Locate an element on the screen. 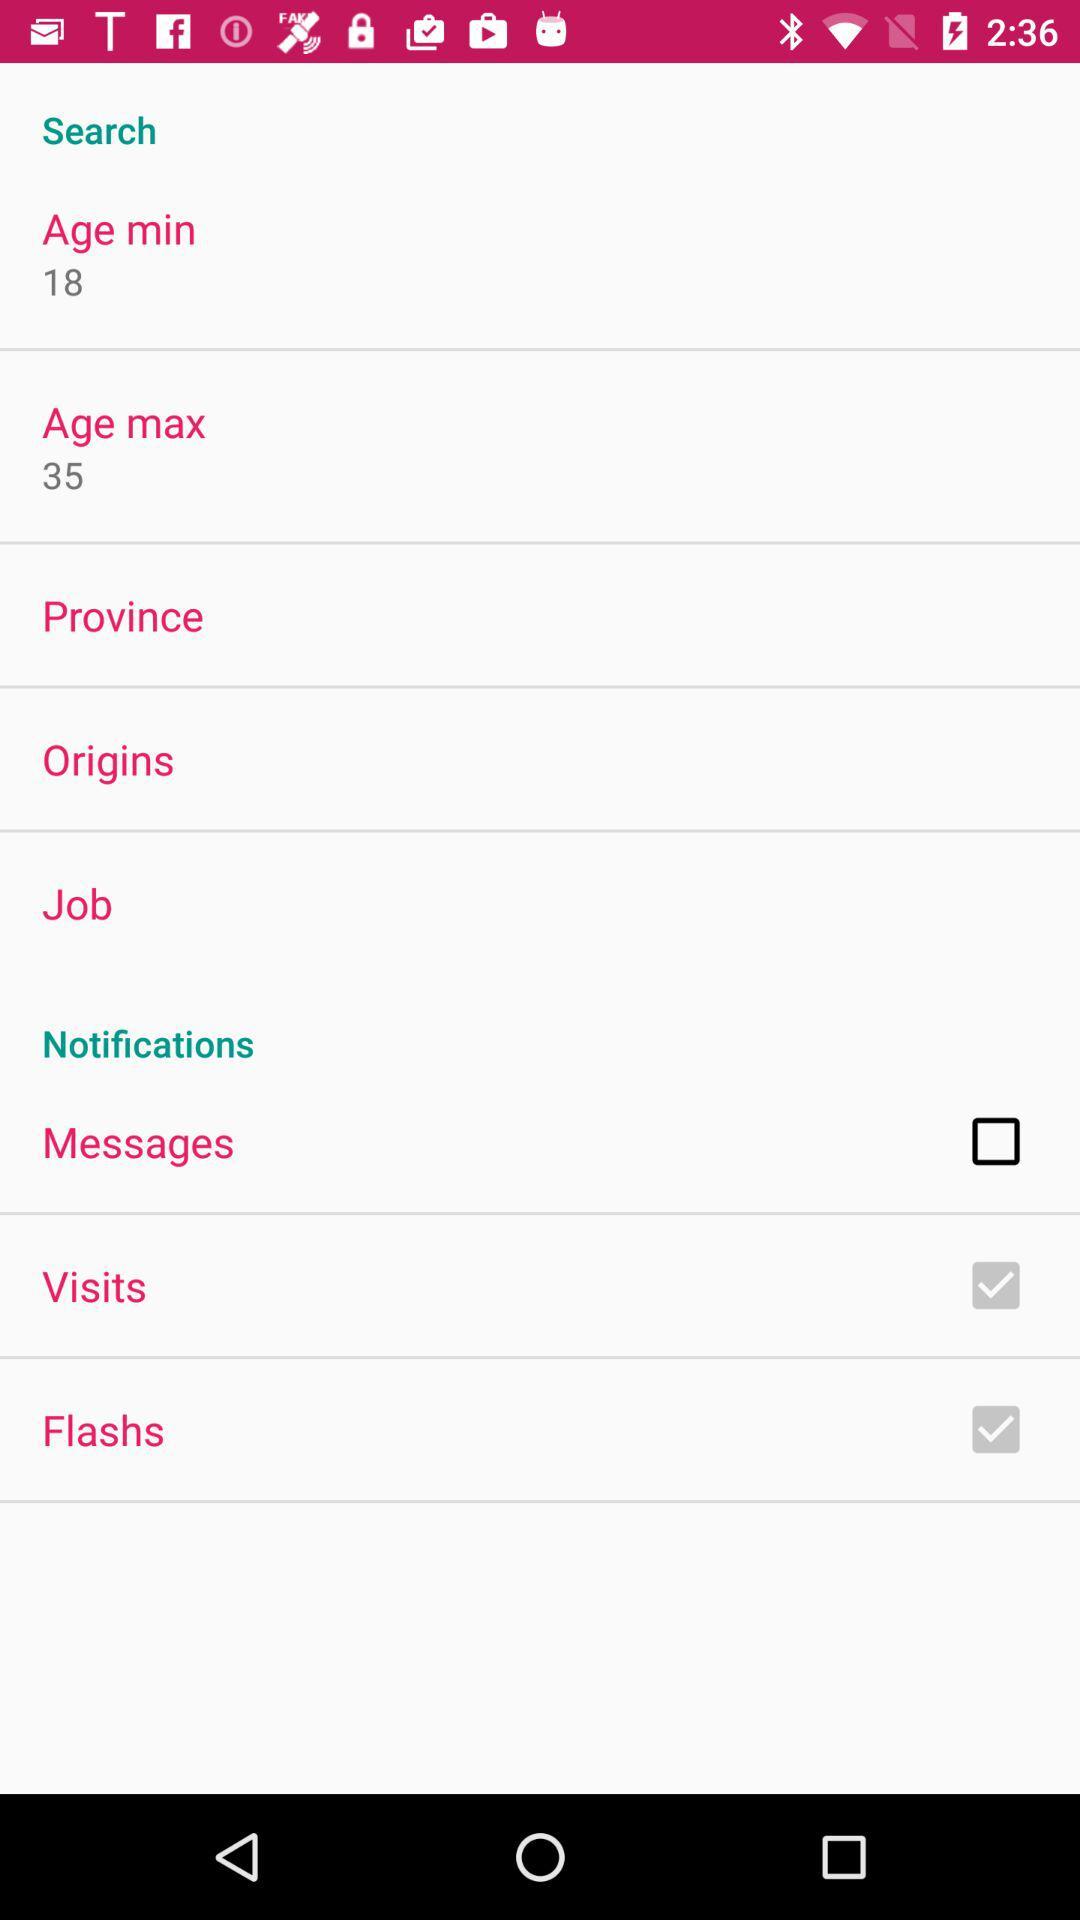 The width and height of the screenshot is (1080, 1920). the age min is located at coordinates (119, 228).